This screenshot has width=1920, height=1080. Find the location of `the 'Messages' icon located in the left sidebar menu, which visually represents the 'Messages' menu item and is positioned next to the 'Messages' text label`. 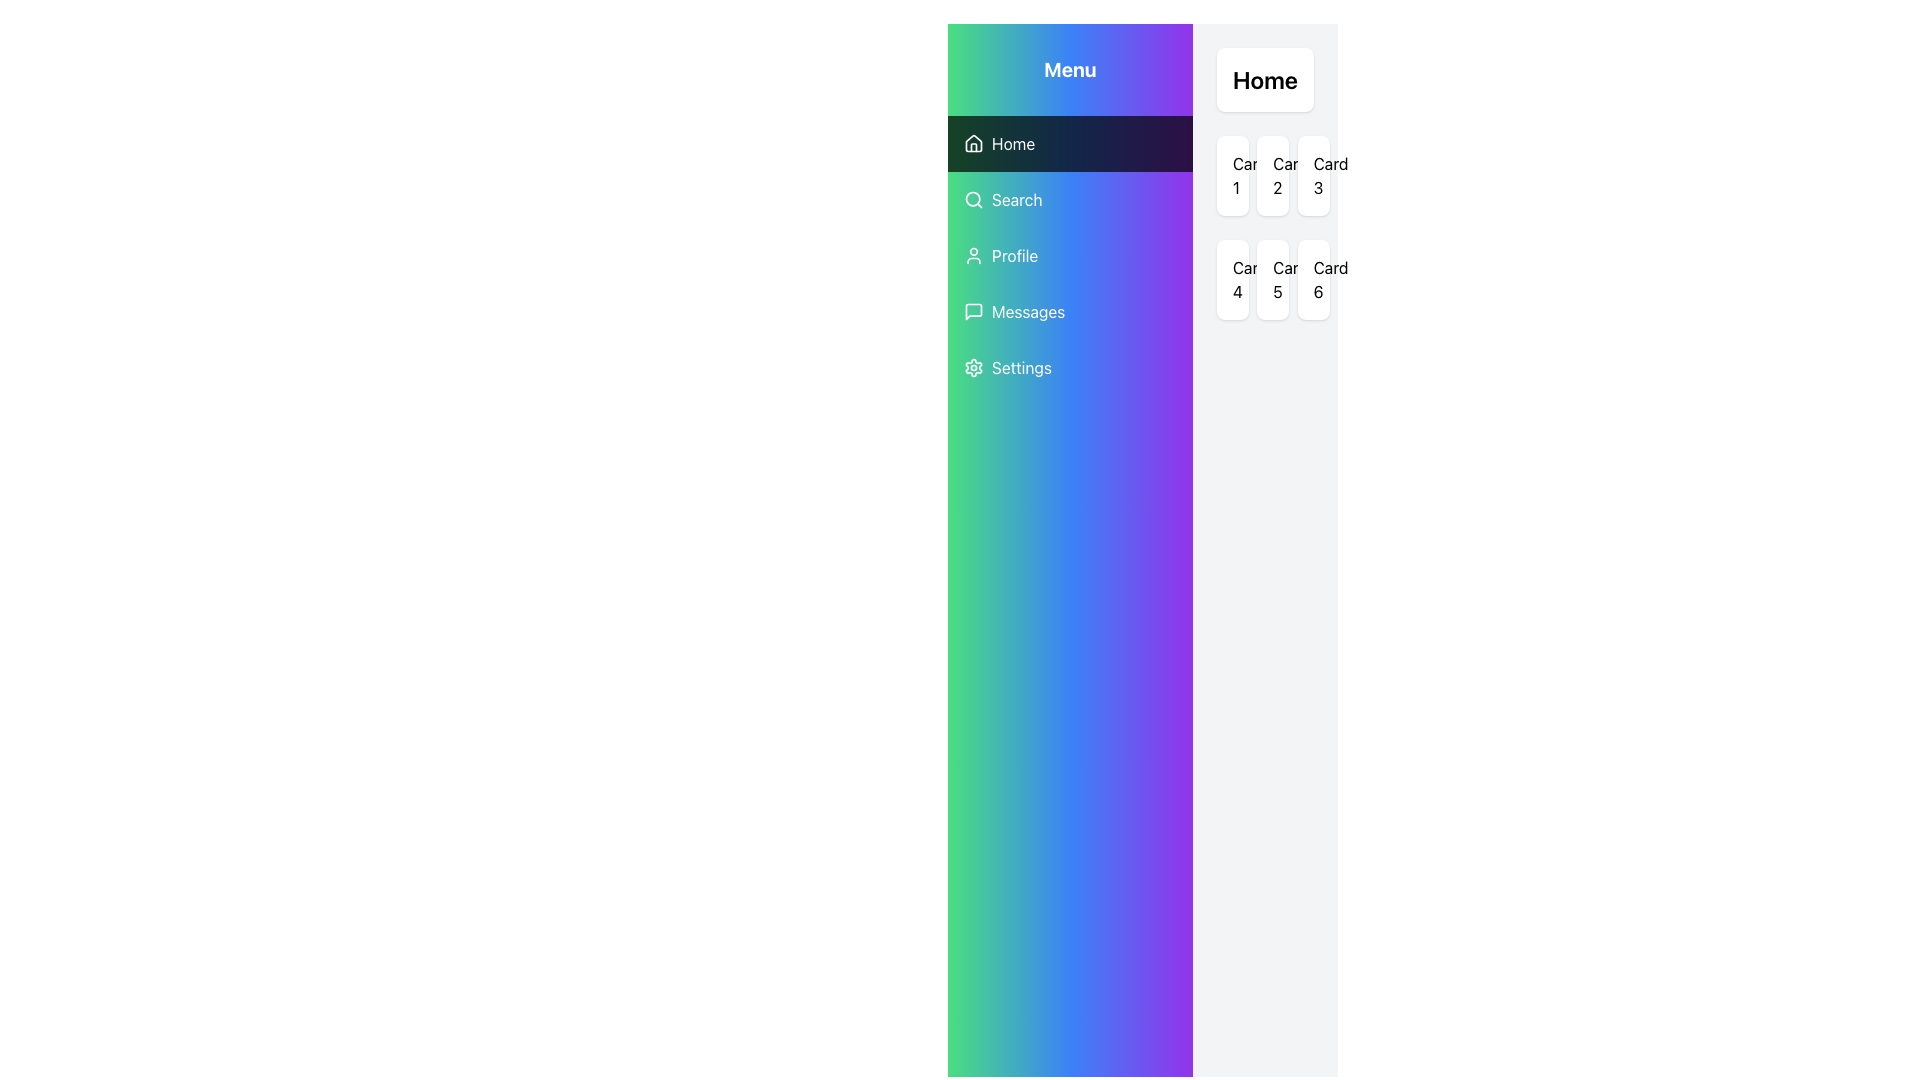

the 'Messages' icon located in the left sidebar menu, which visually represents the 'Messages' menu item and is positioned next to the 'Messages' text label is located at coordinates (974, 312).